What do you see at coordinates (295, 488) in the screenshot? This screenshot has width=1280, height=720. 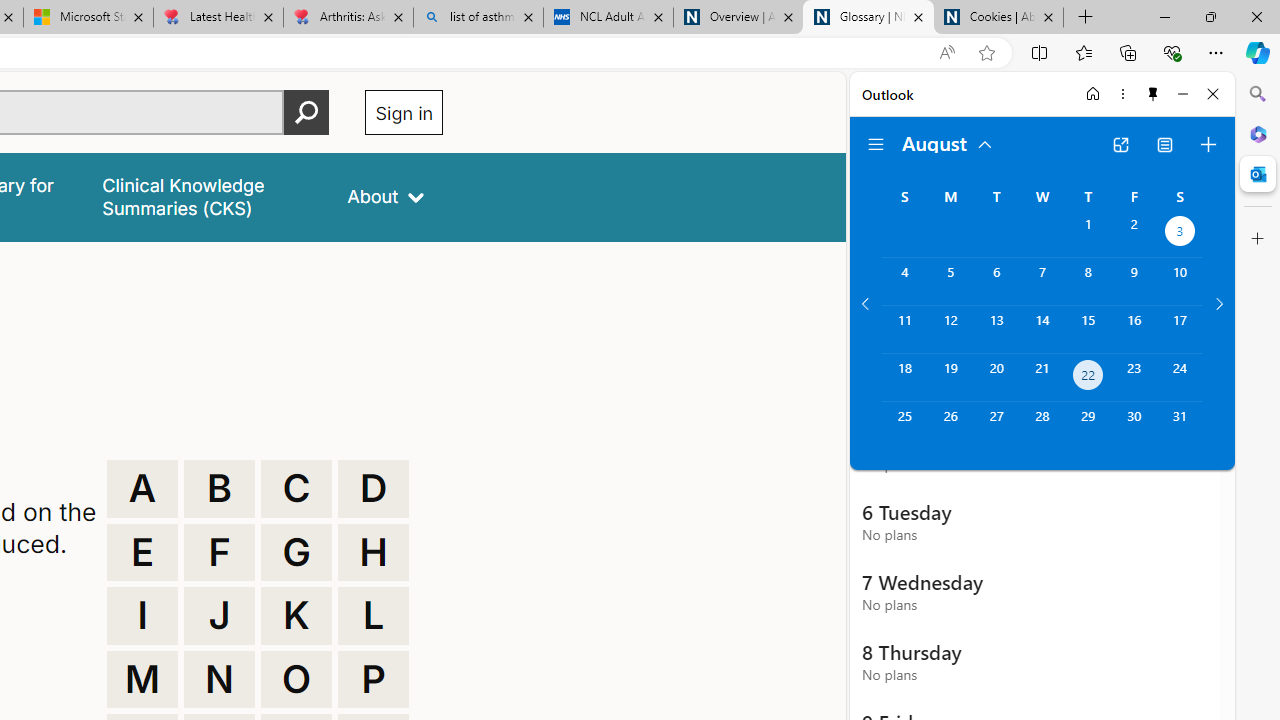 I see `'C'` at bounding box center [295, 488].